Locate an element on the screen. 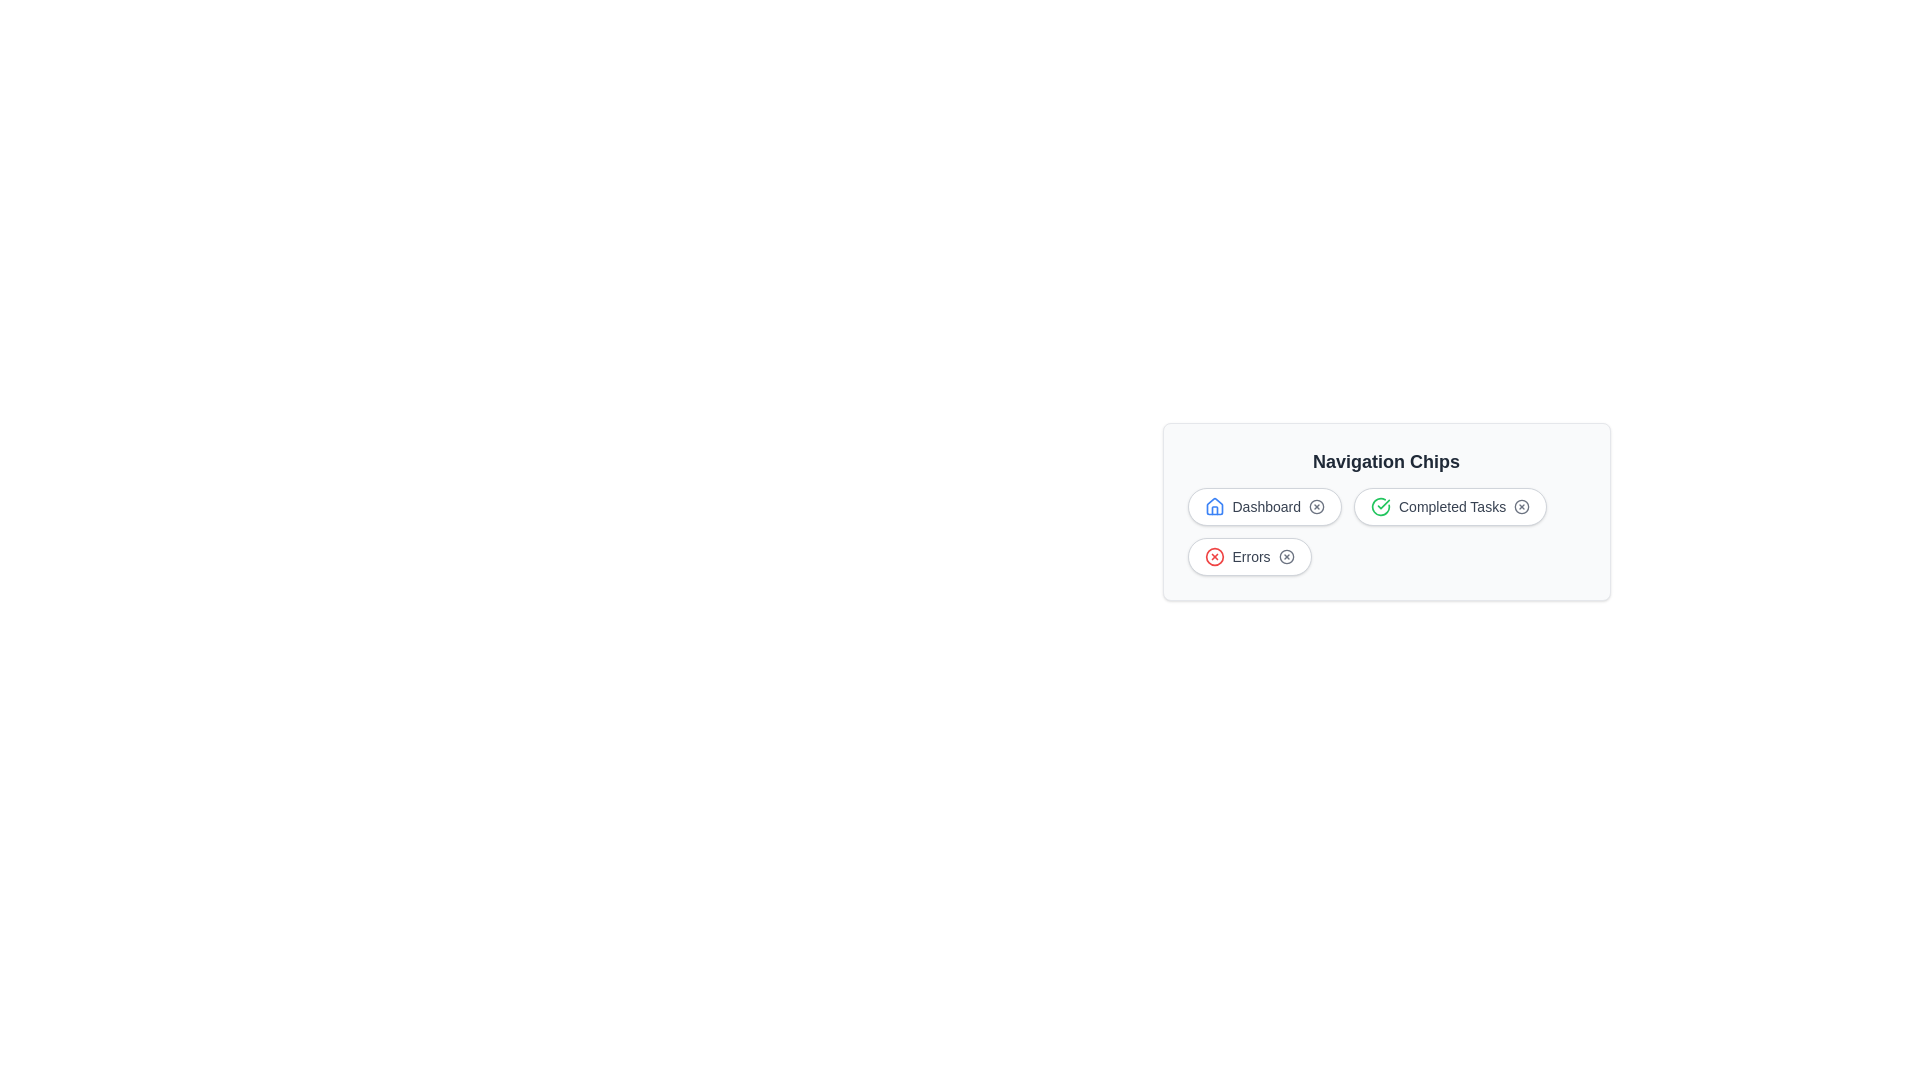 The height and width of the screenshot is (1080, 1920). close button of the chip labeled Dashboard is located at coordinates (1316, 505).